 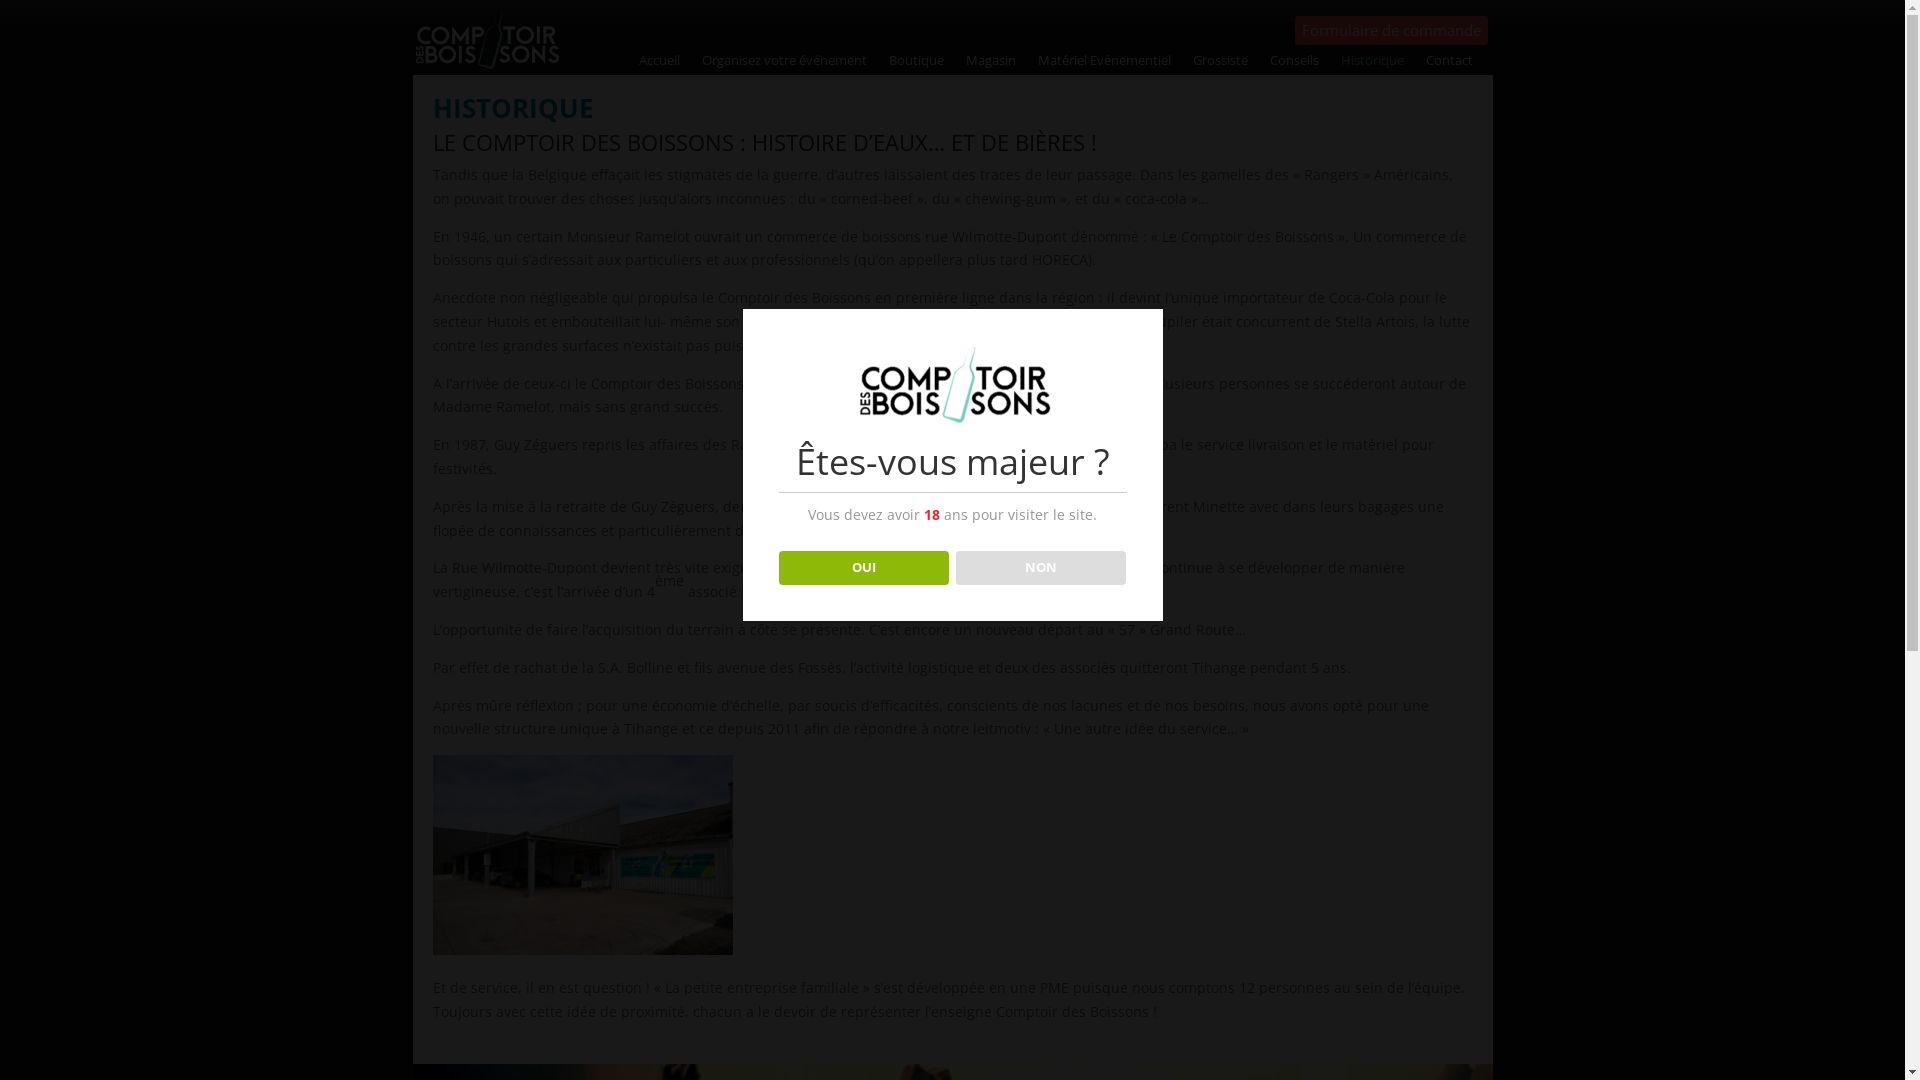 What do you see at coordinates (990, 63) in the screenshot?
I see `'Magasin'` at bounding box center [990, 63].